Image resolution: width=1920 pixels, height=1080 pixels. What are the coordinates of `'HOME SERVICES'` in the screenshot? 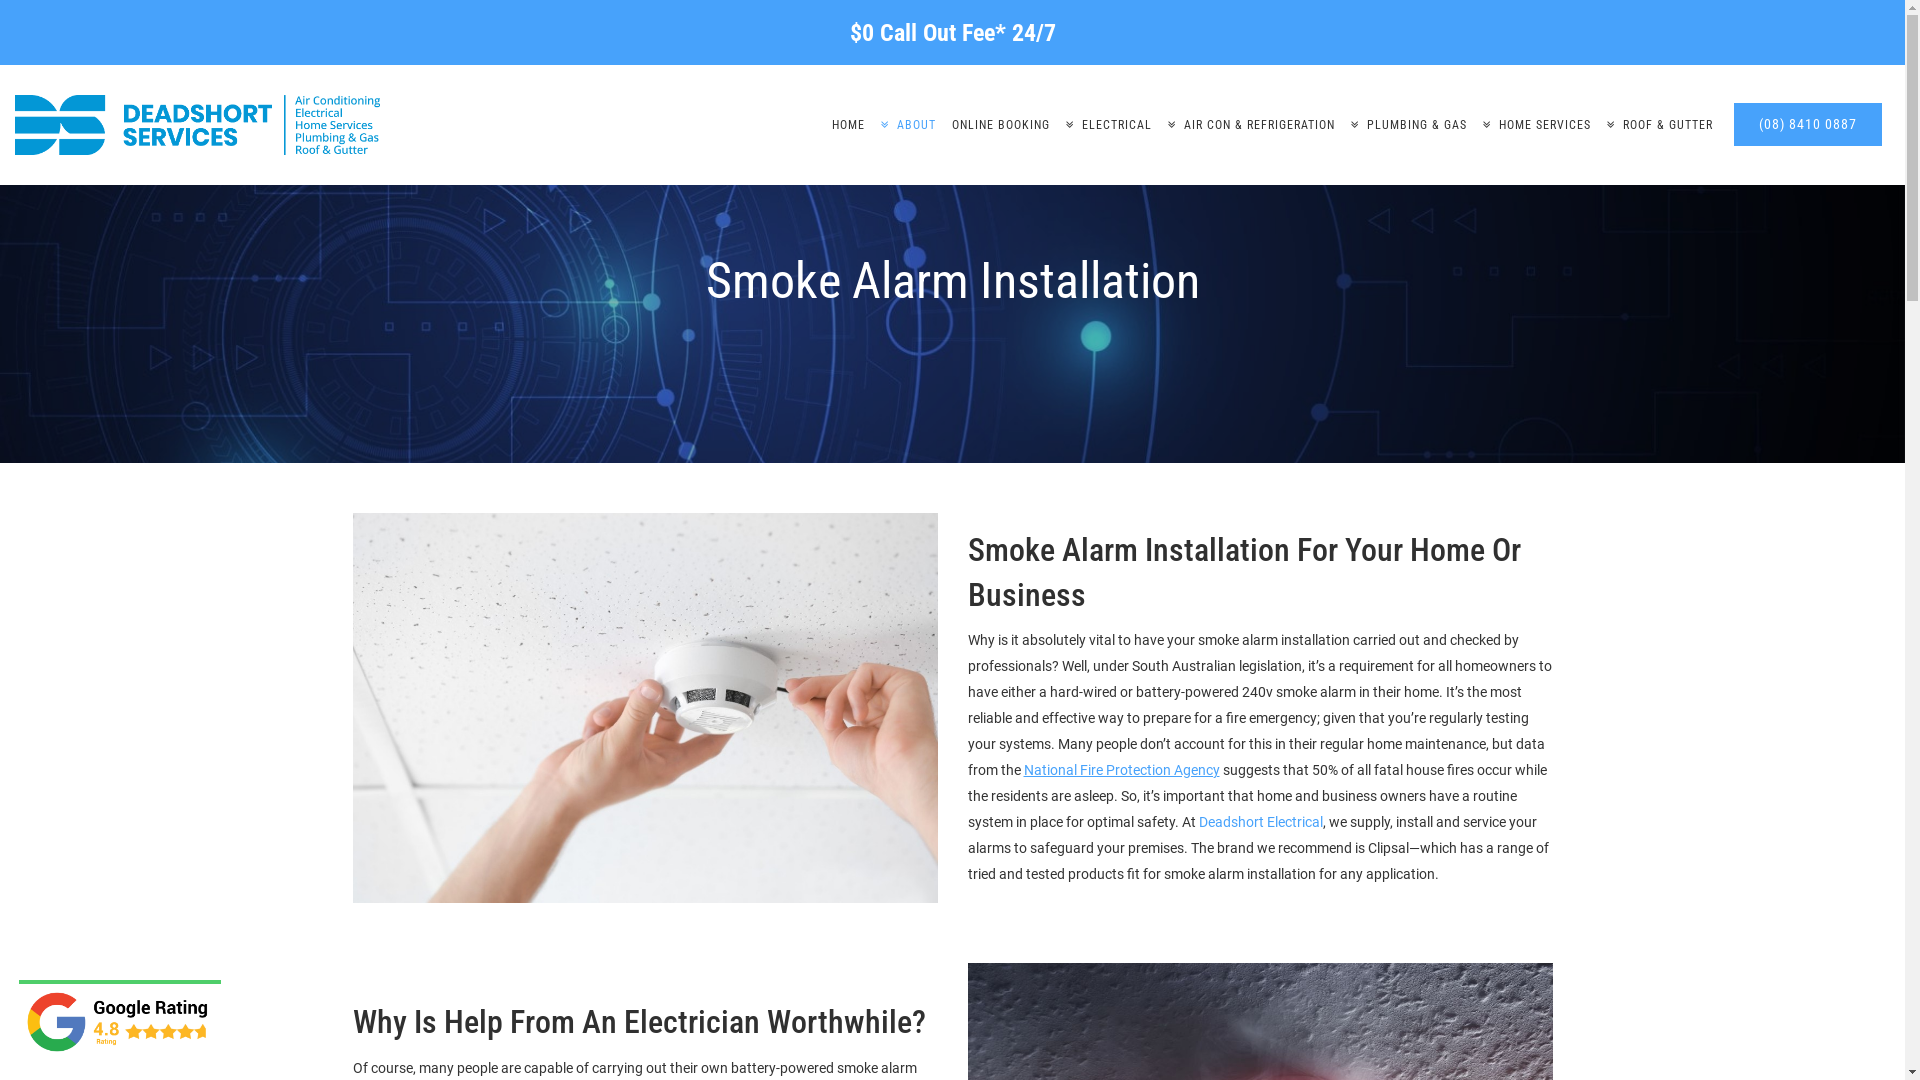 It's located at (1535, 124).